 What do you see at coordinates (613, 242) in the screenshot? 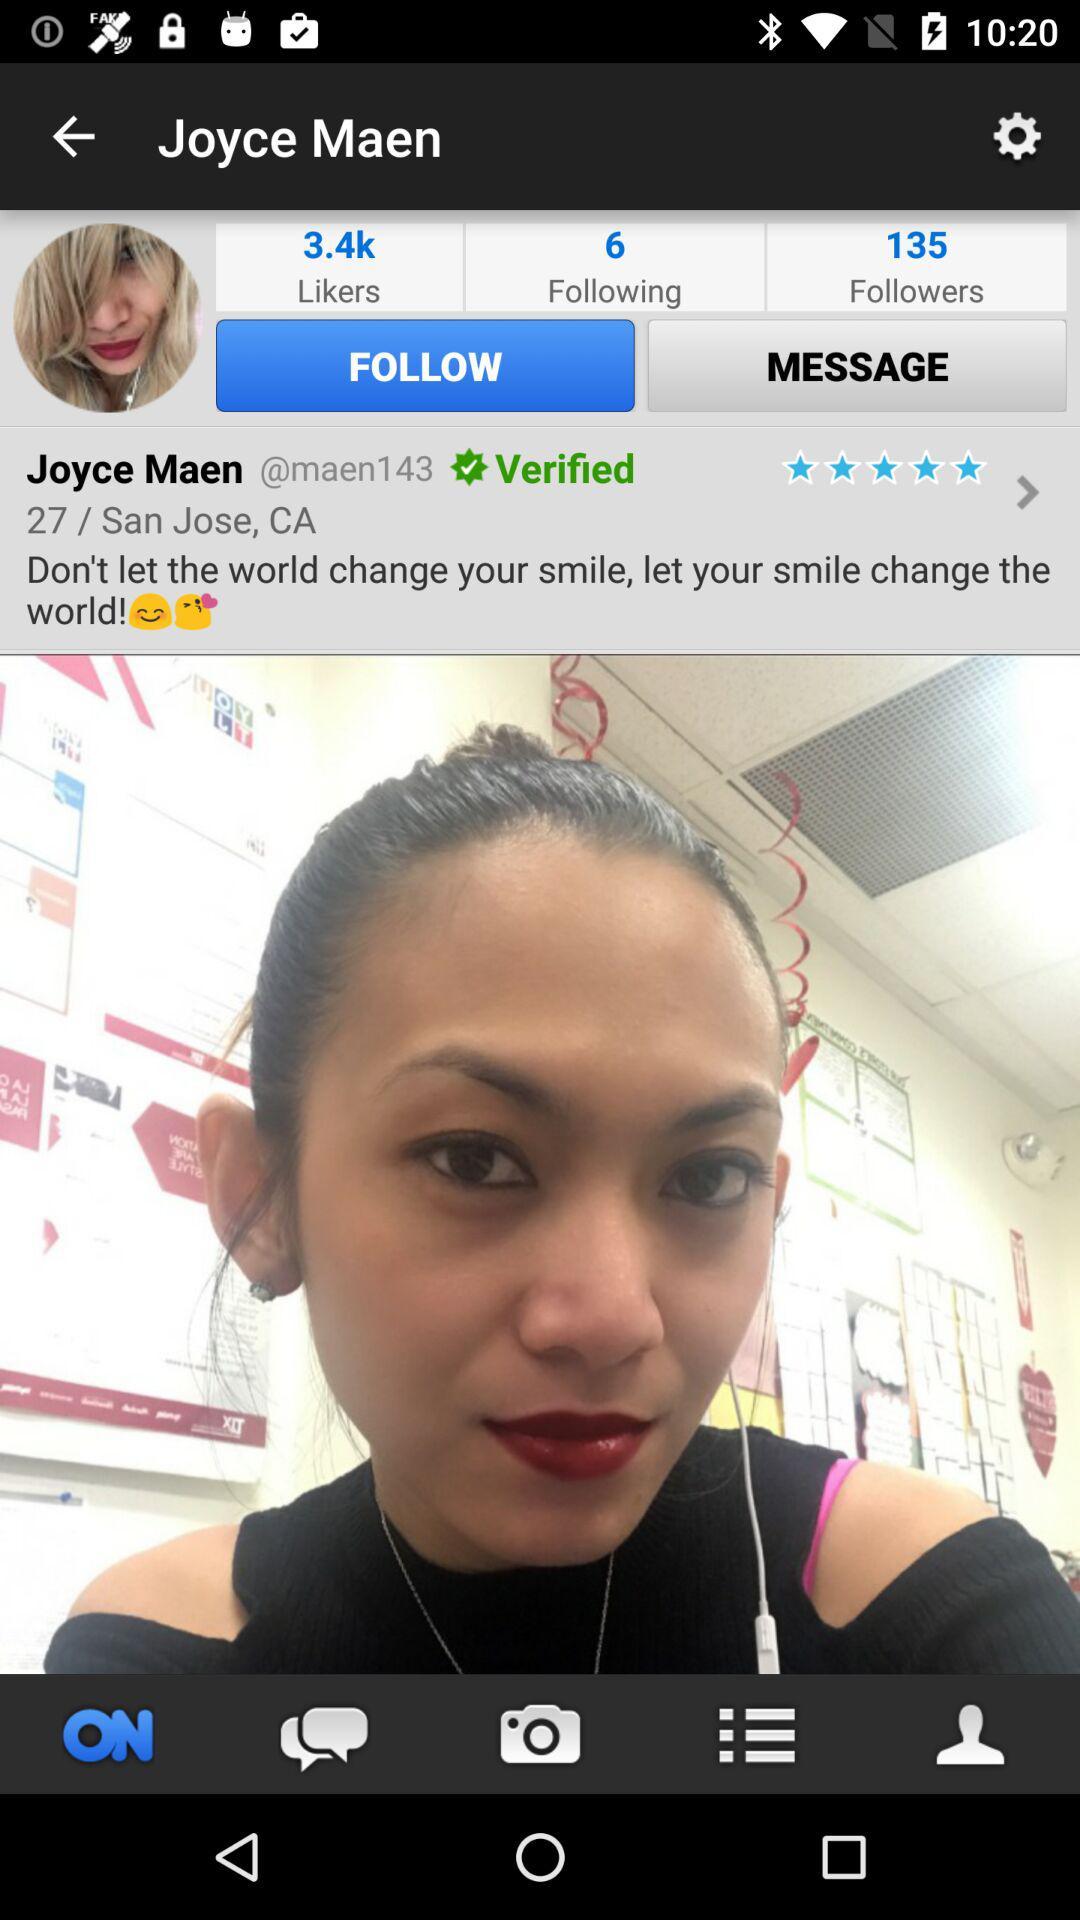
I see `icon to the left of followers item` at bounding box center [613, 242].